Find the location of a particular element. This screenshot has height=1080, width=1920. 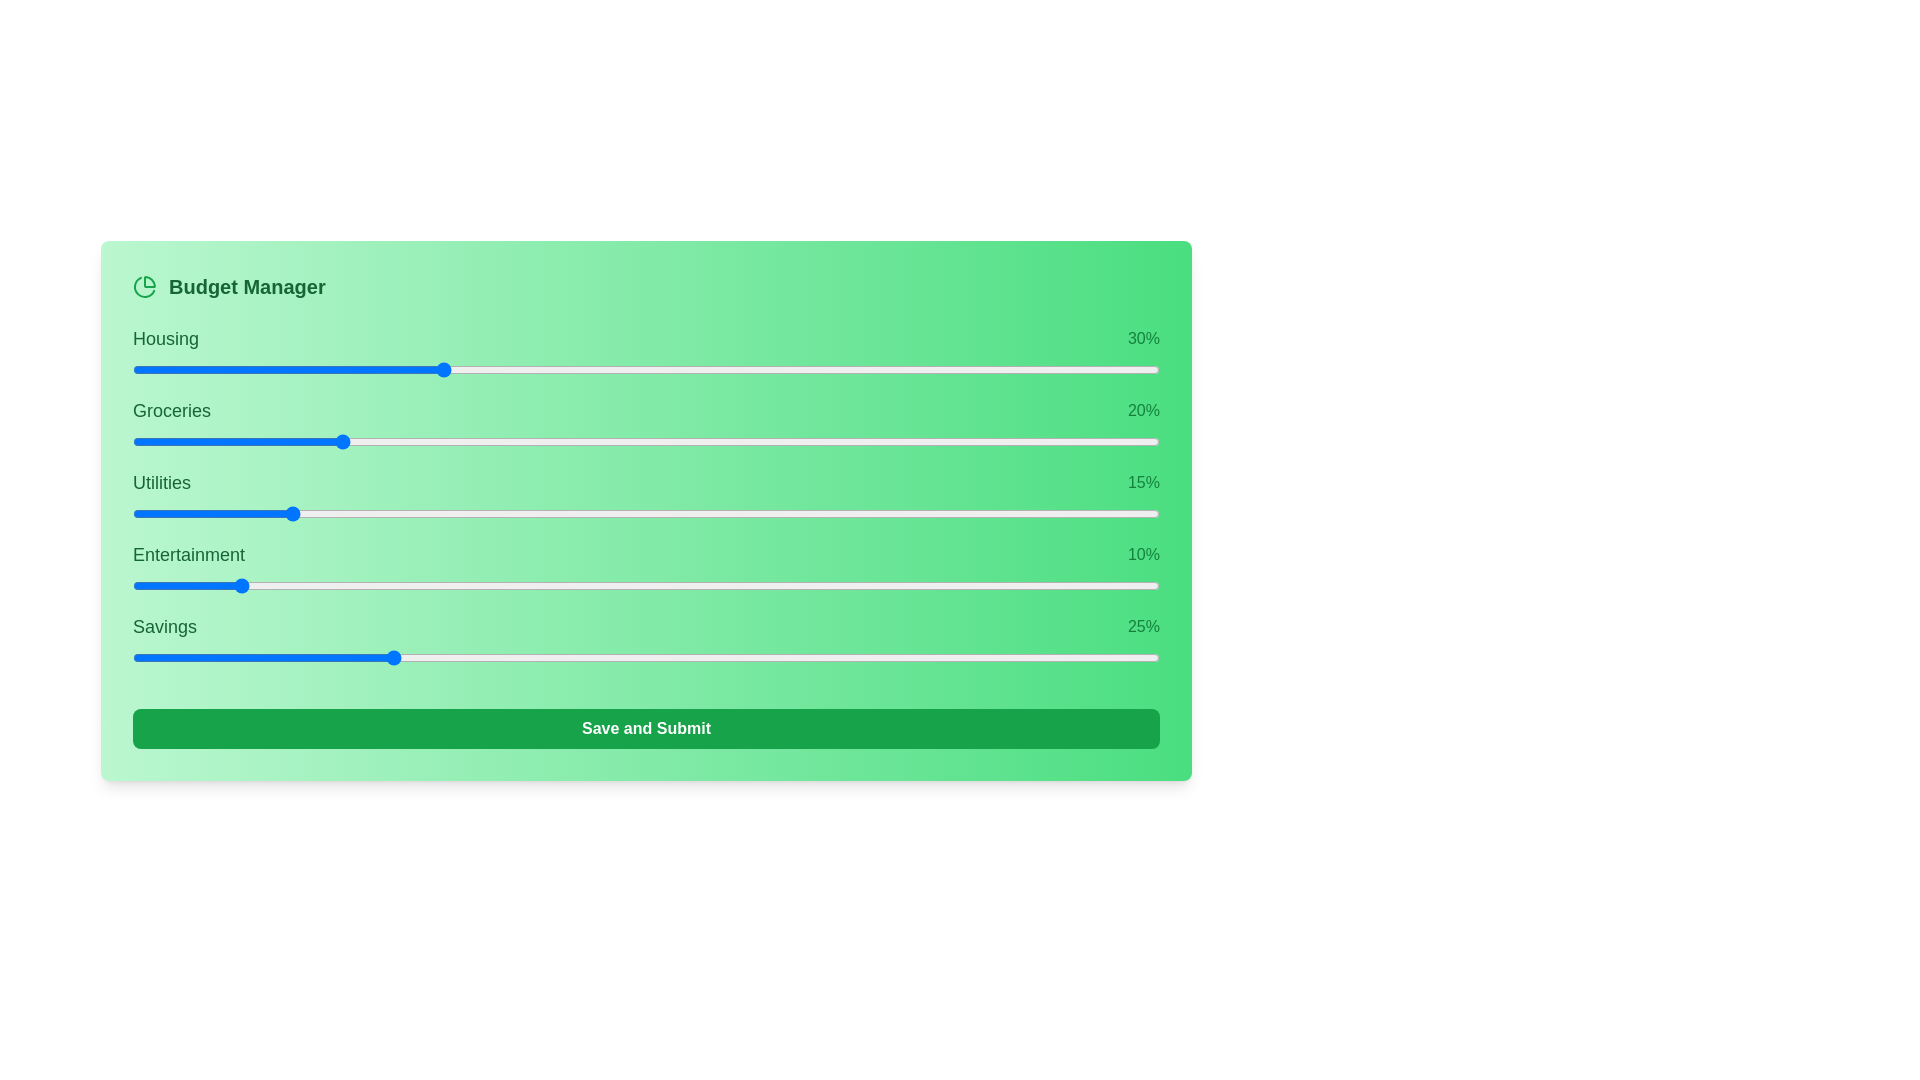

the slider for 0 to 77% allocation is located at coordinates (1040, 370).